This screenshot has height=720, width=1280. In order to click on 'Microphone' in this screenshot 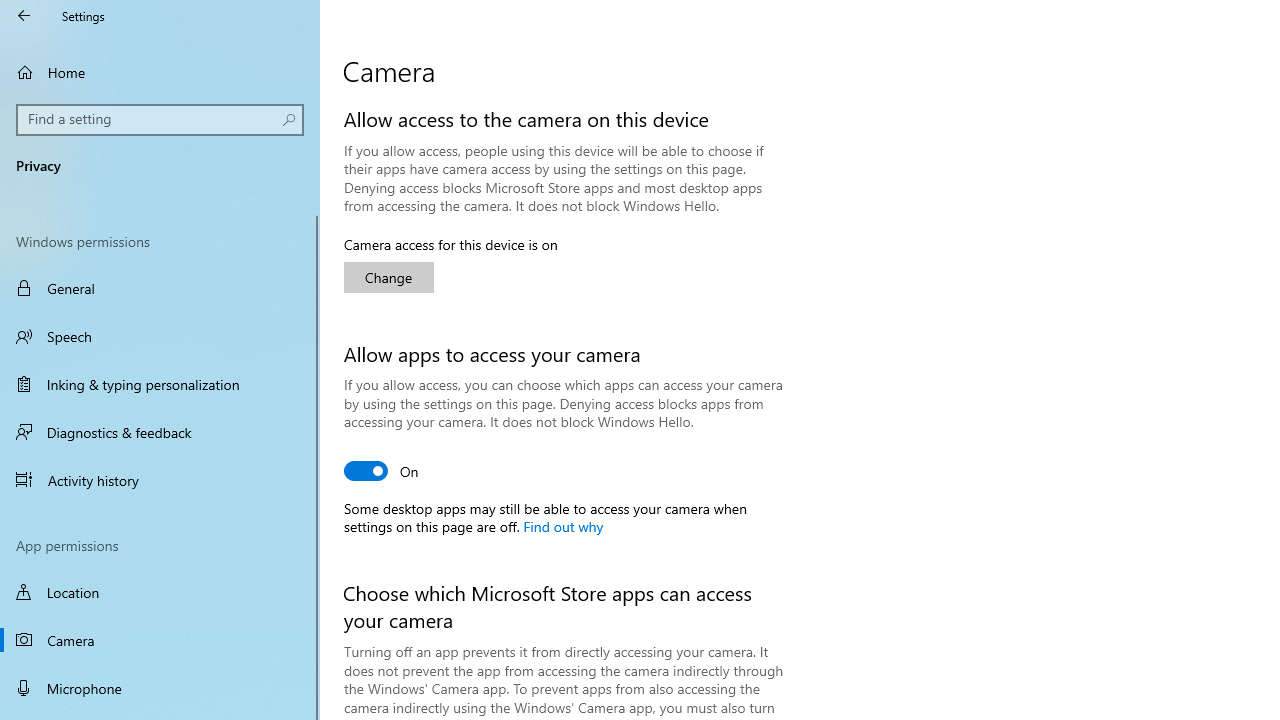, I will do `click(160, 686)`.